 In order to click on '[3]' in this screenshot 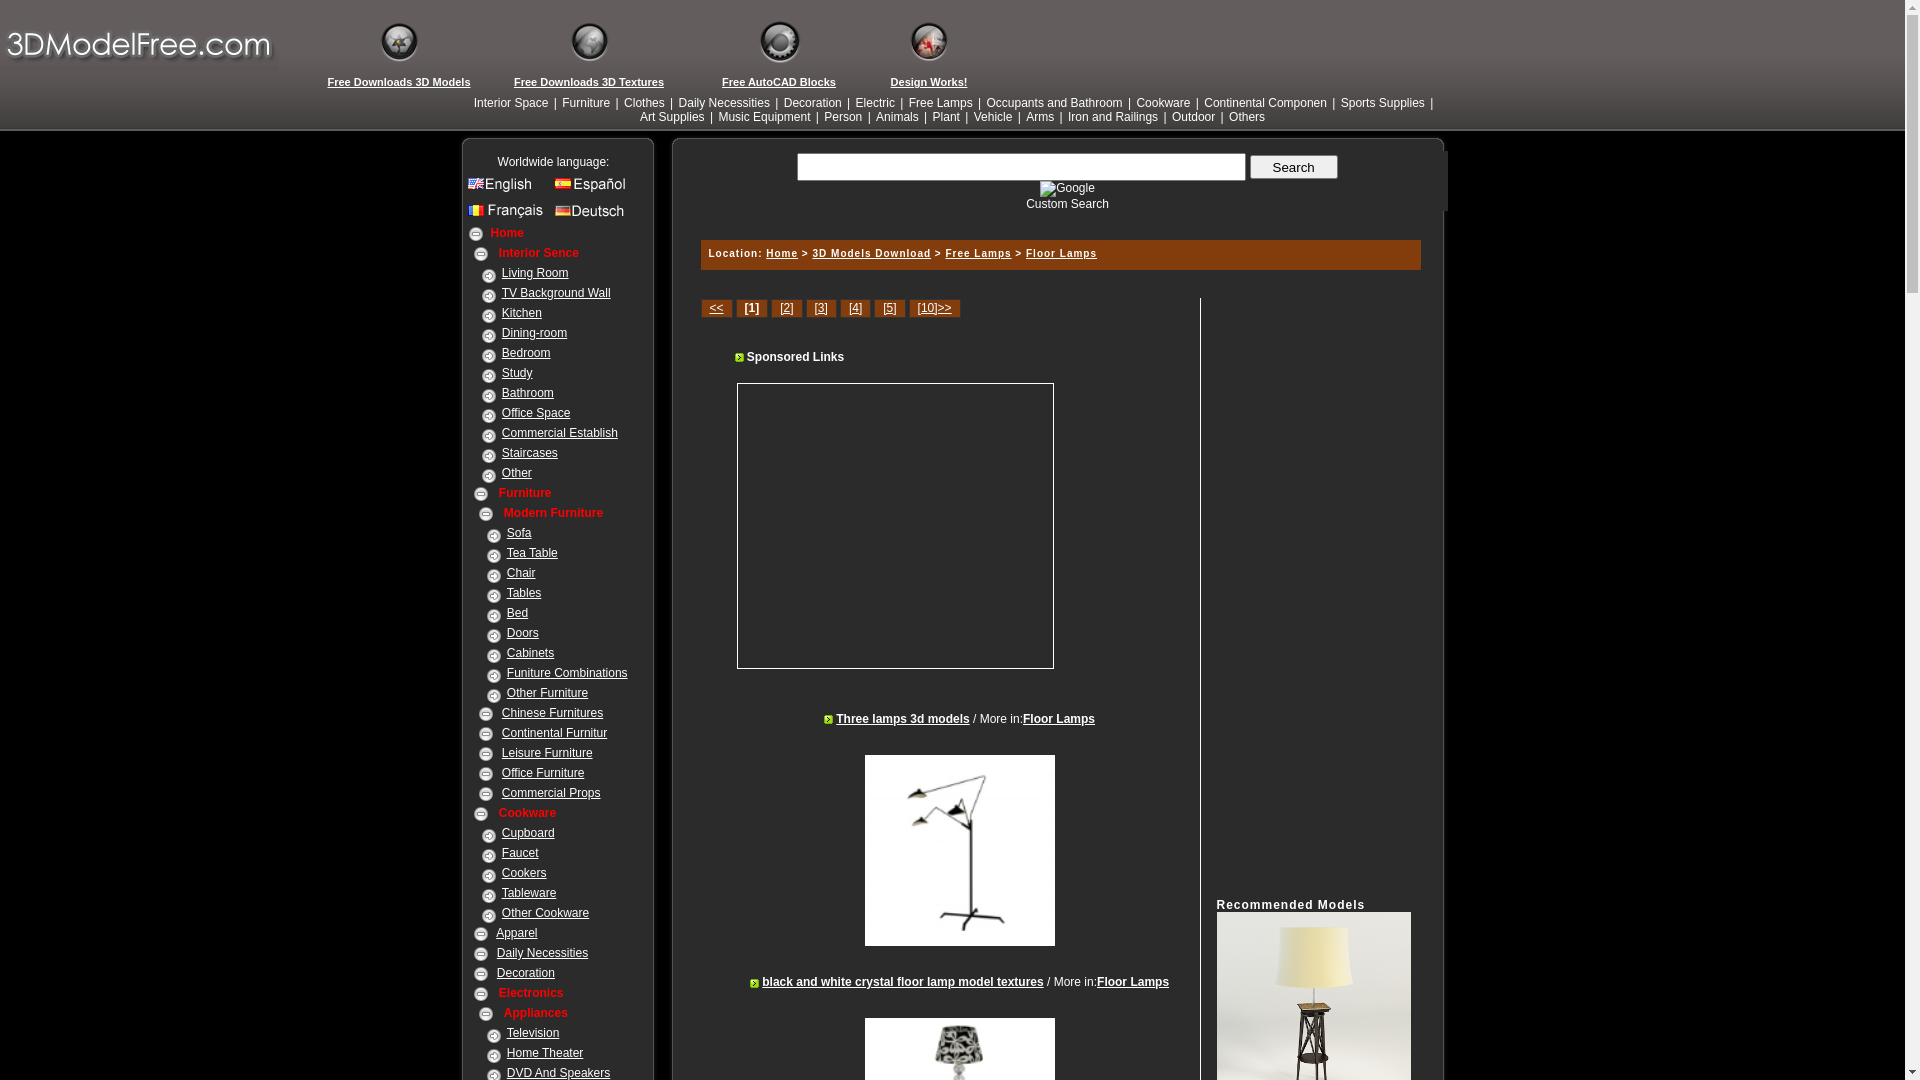, I will do `click(806, 308)`.